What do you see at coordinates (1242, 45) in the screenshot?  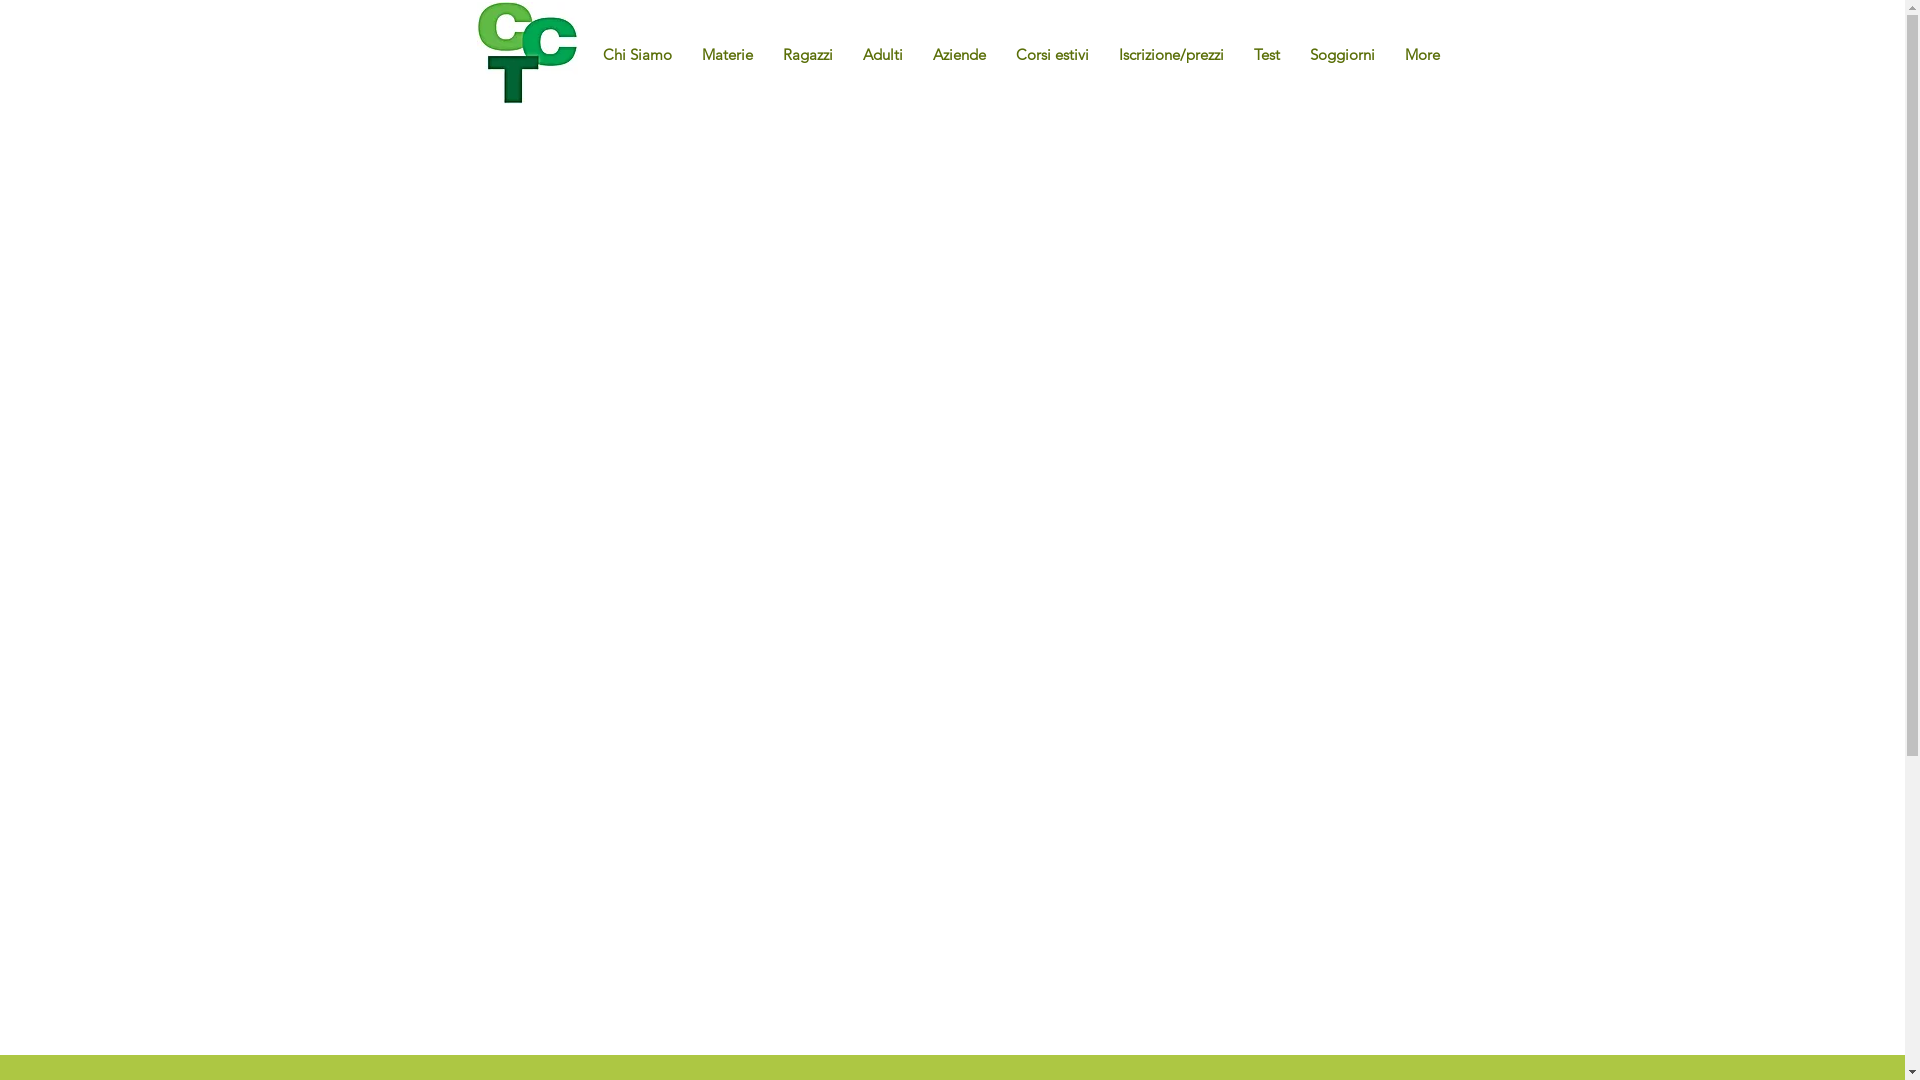 I see `'Soggiorni'` at bounding box center [1242, 45].